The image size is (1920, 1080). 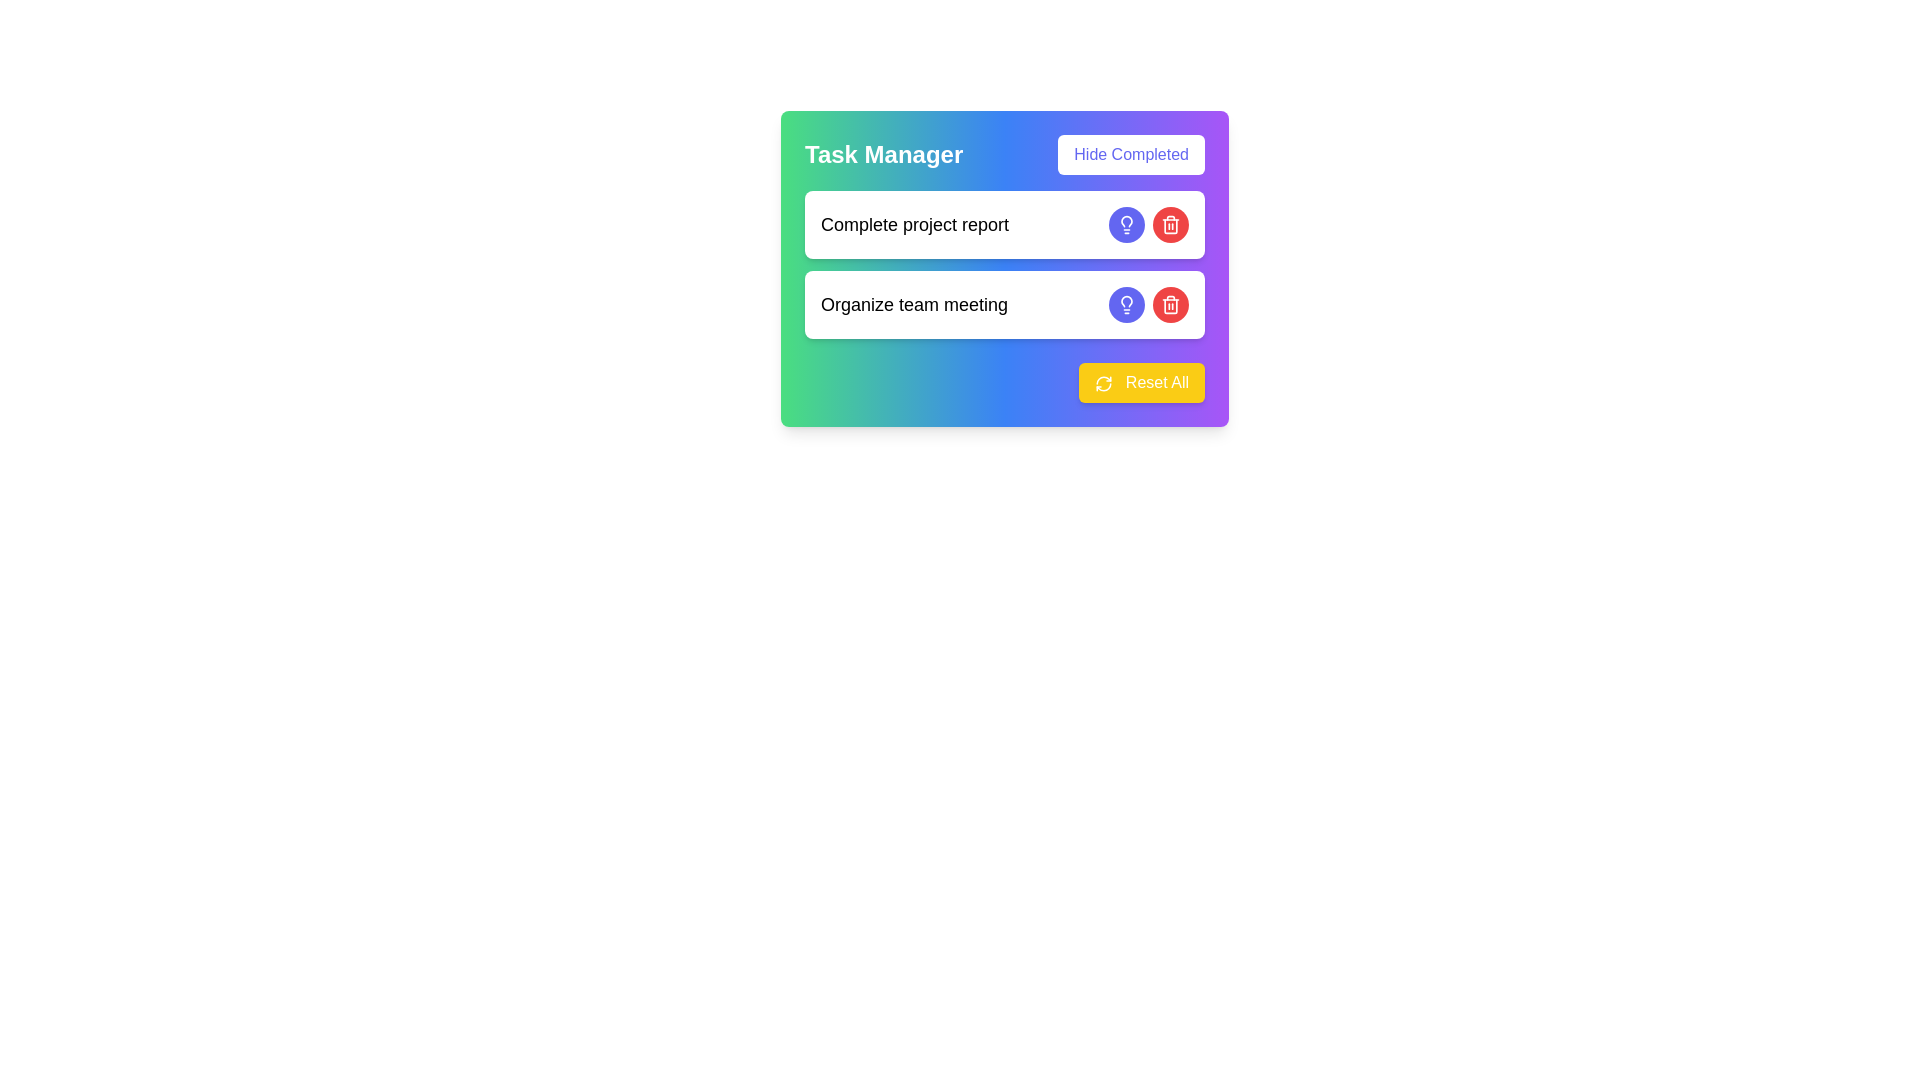 What do you see at coordinates (1171, 224) in the screenshot?
I see `the delete button at the end of the first task row in the task manager interface` at bounding box center [1171, 224].